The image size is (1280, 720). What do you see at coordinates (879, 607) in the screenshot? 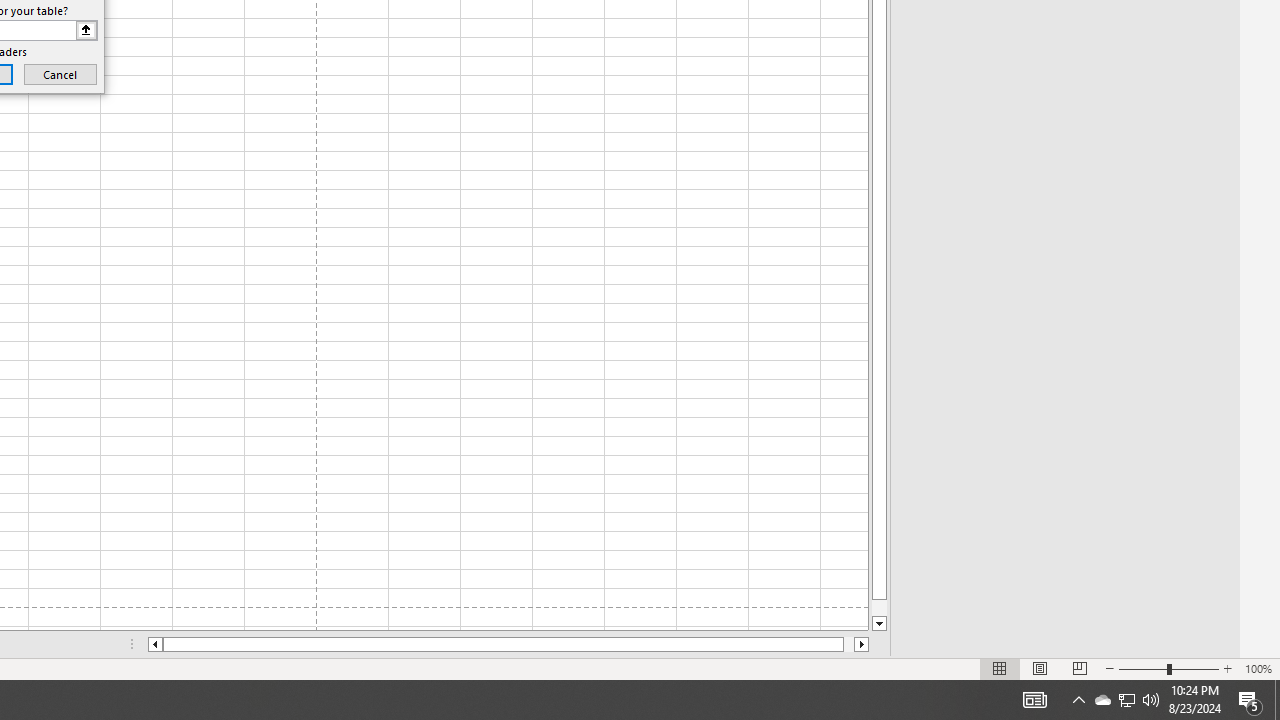
I see `'Page down'` at bounding box center [879, 607].